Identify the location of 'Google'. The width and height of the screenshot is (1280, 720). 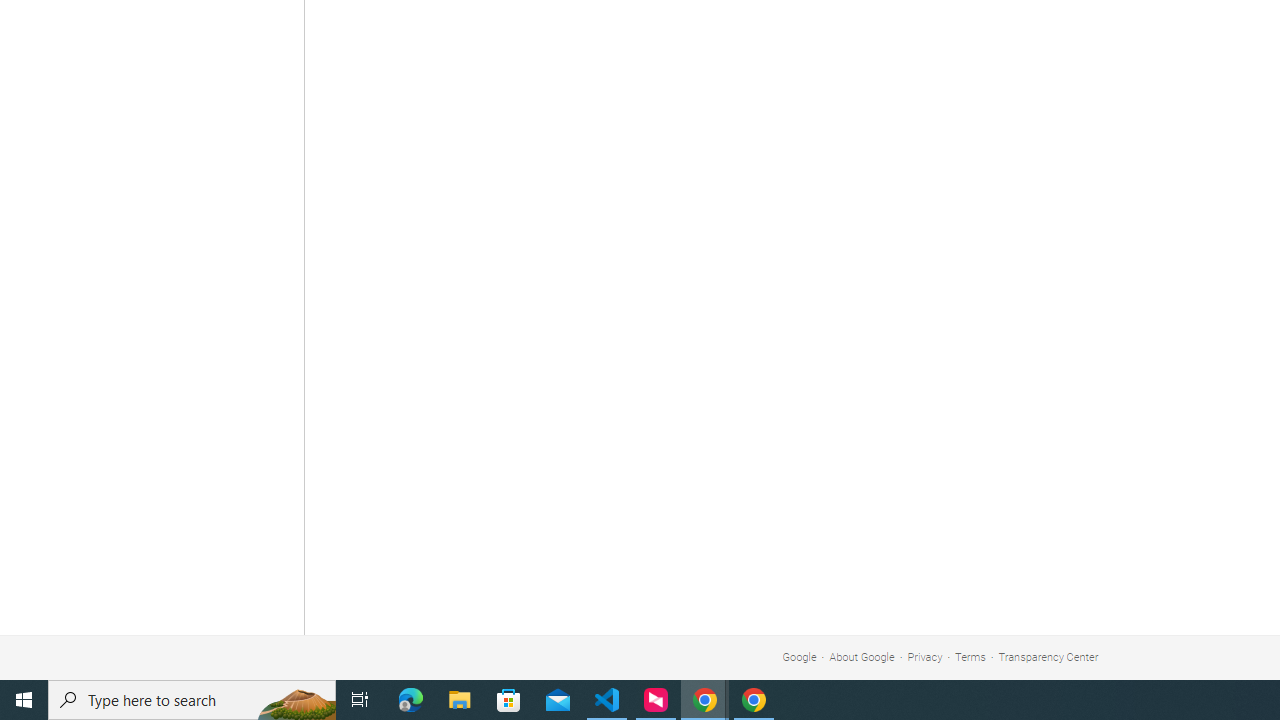
(798, 657).